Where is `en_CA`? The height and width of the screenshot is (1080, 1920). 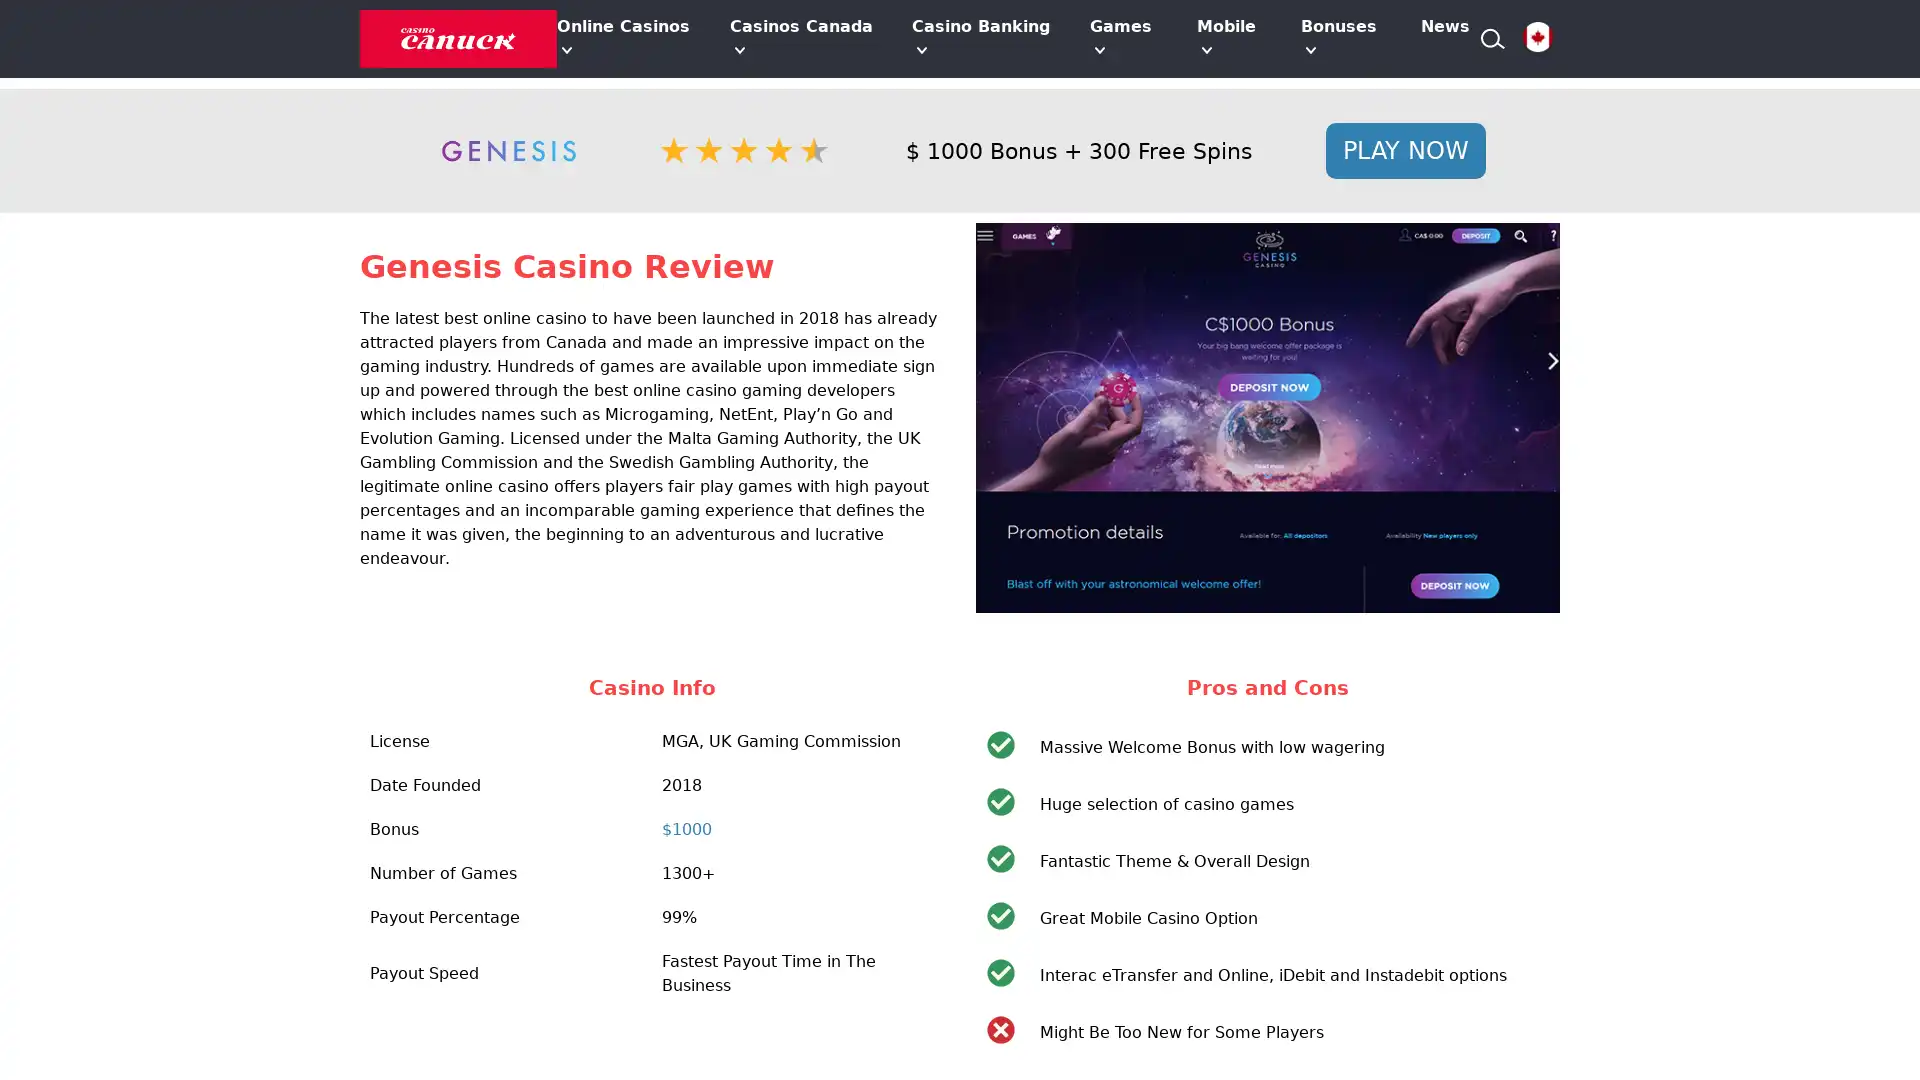
en_CA is located at coordinates (1536, 38).